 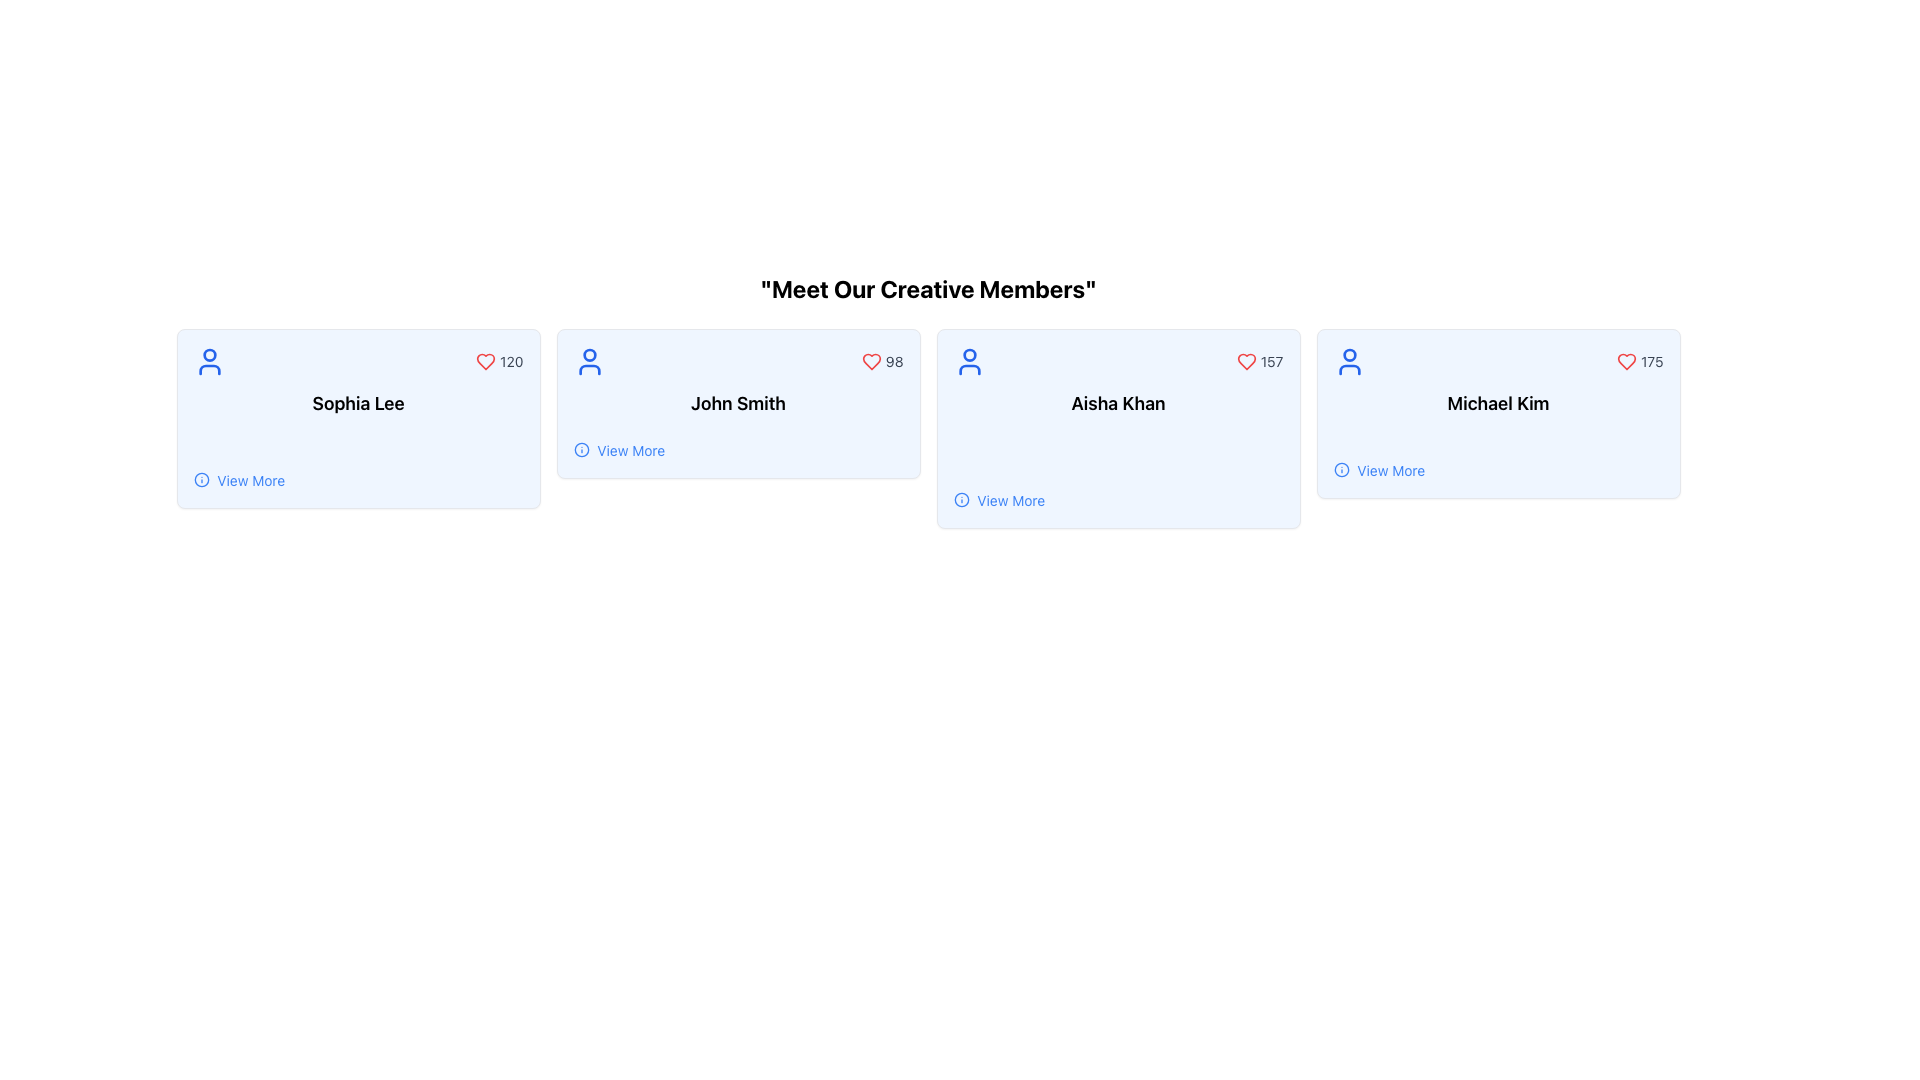 I want to click on the 'View More' text link with an icon, styled in blue, located at the bottom-left corner of the information card for 'Michael Kim', so click(x=1378, y=470).